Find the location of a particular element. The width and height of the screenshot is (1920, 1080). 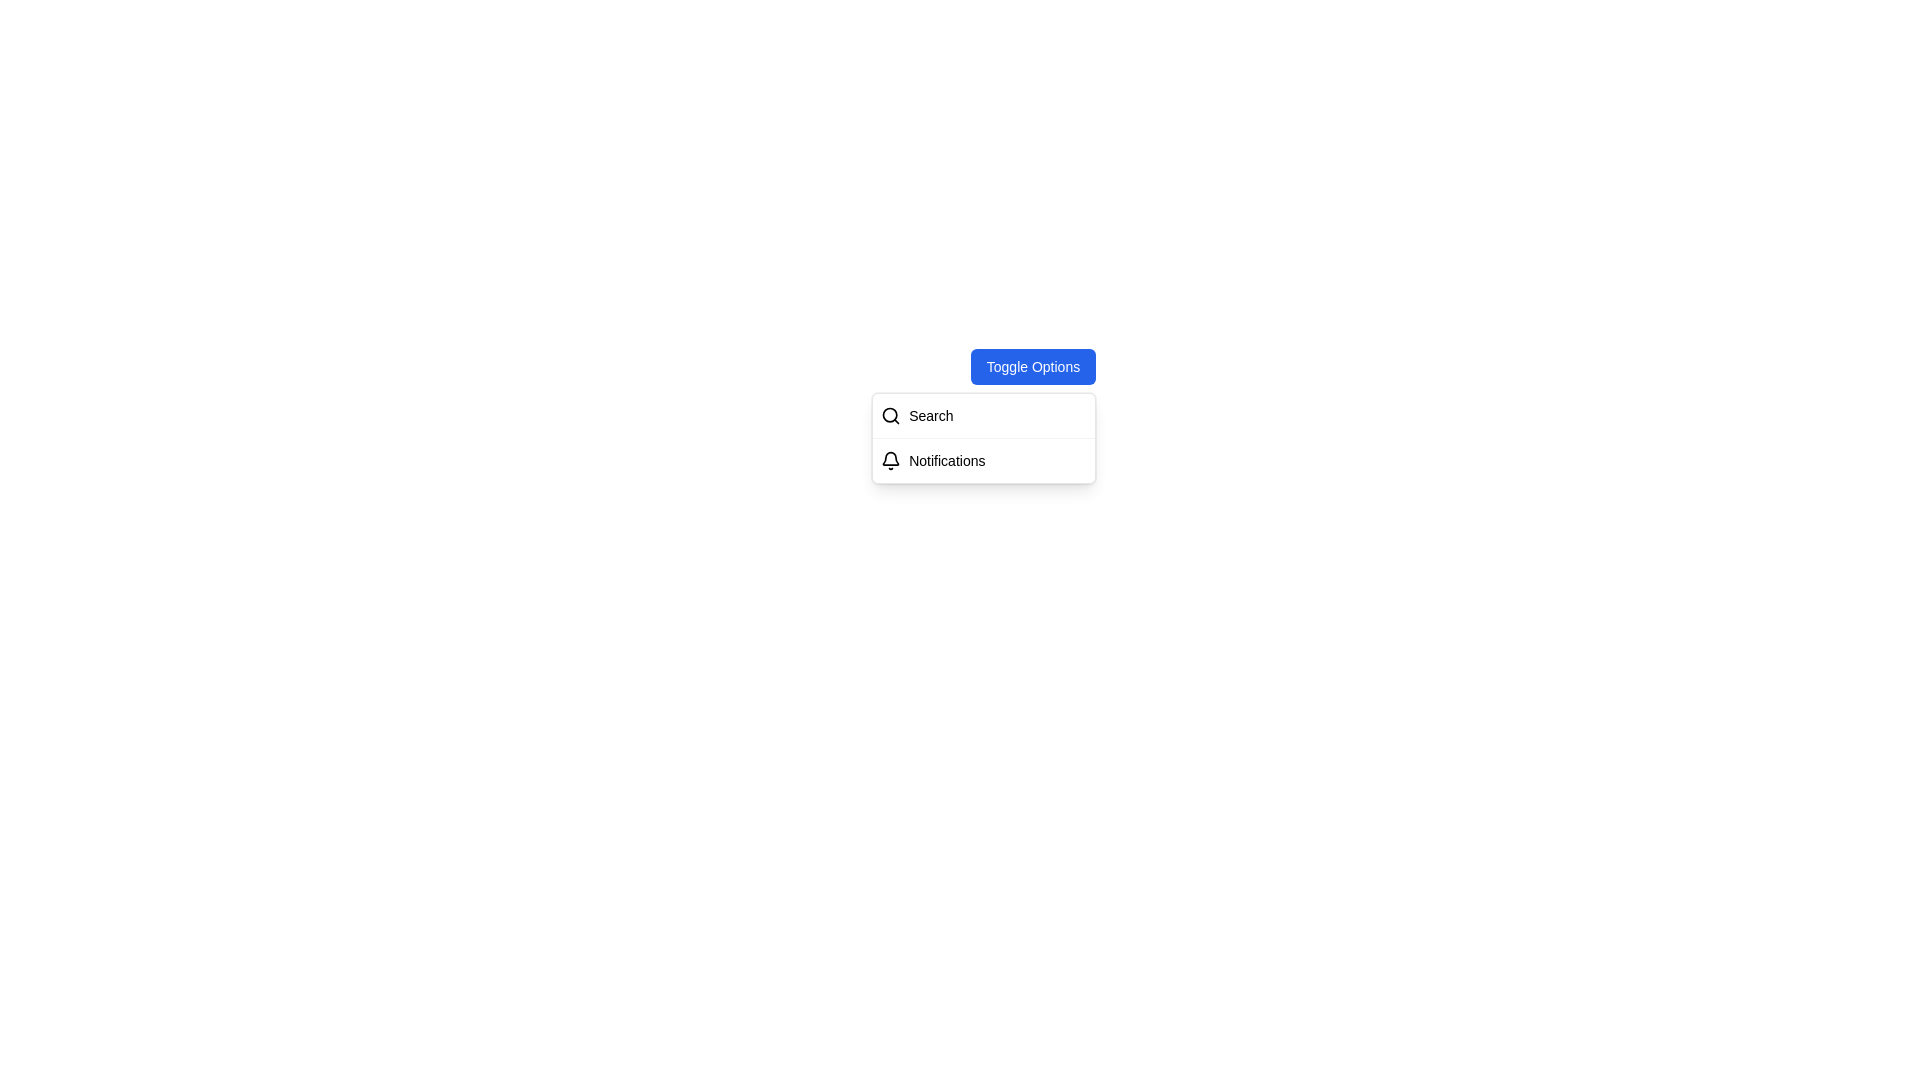

the notification indicator icon that visually signifies notifications, located to the left of the text label in the 'Notifications' dropdown menu is located at coordinates (890, 461).